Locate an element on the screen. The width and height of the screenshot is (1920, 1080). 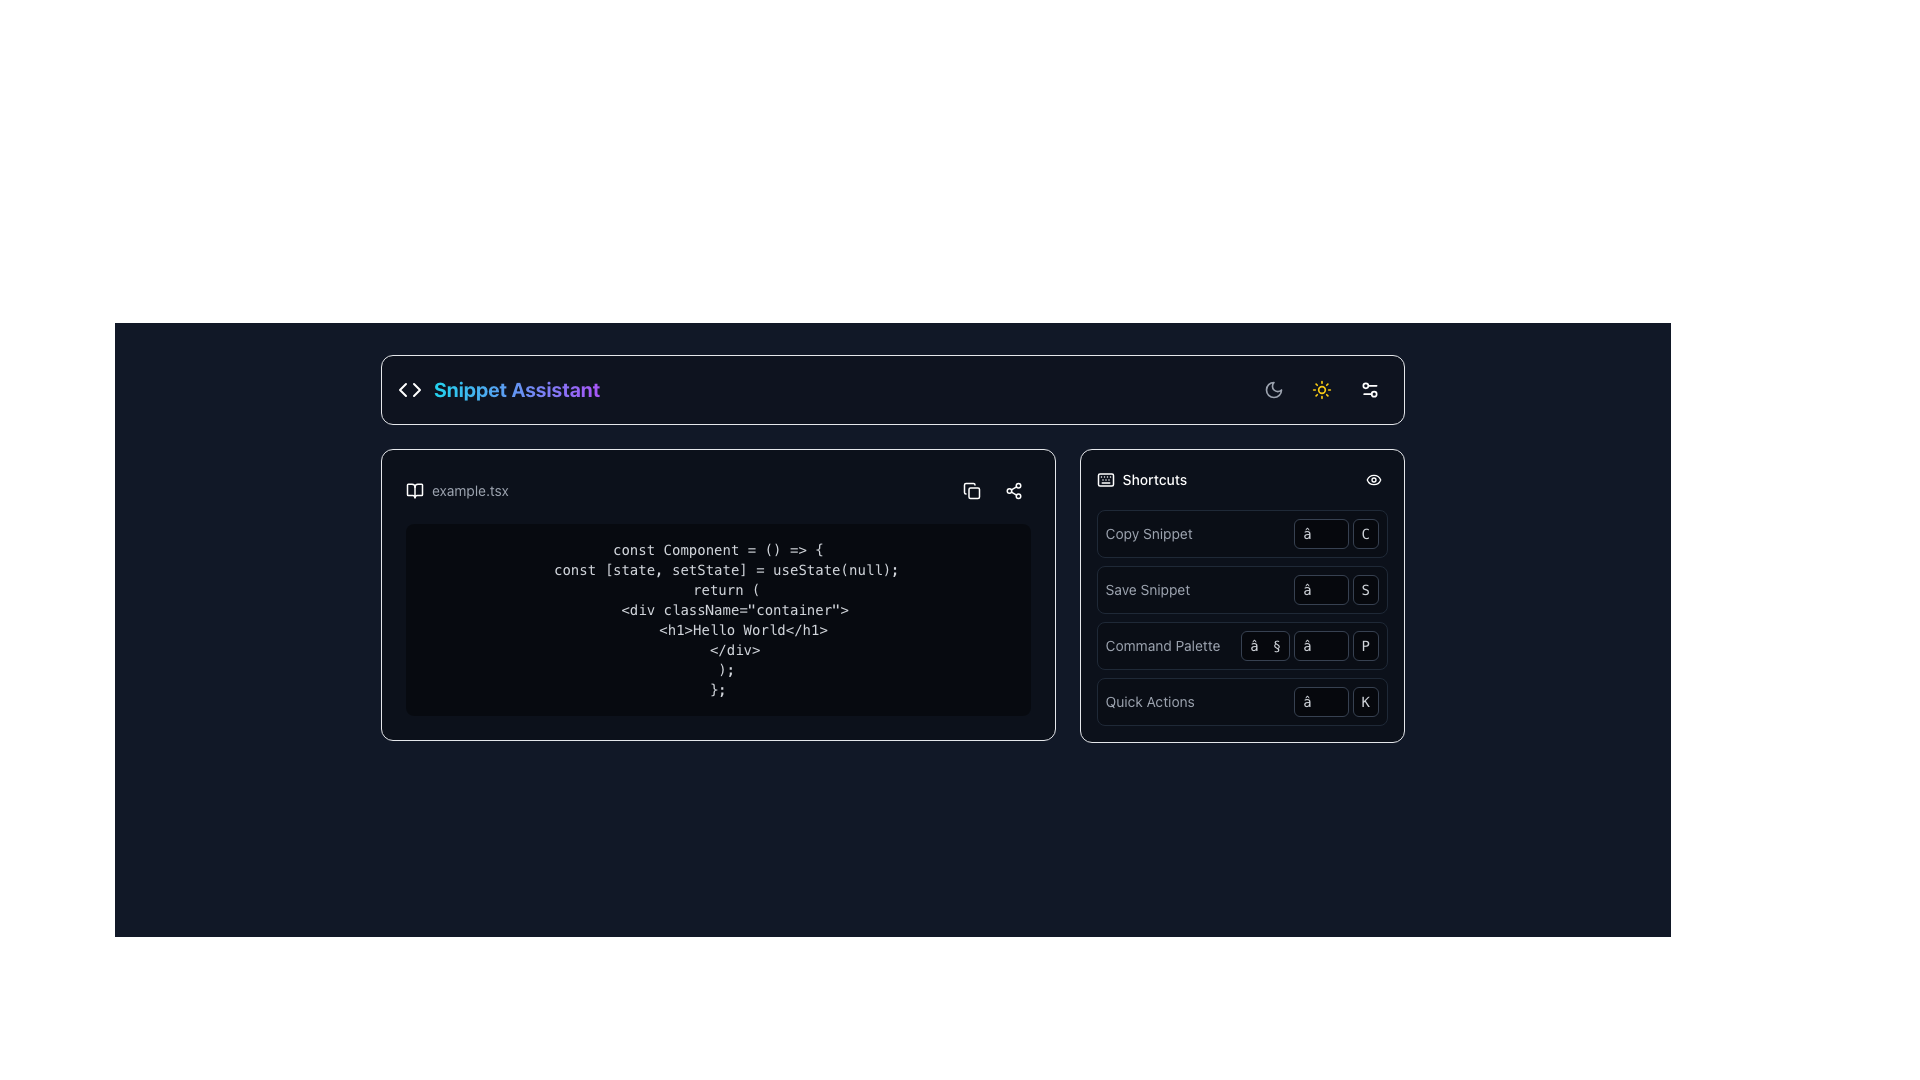
the leftmost button in the horizontal pair located in the 'Shortcuts' section of the interface is located at coordinates (1321, 589).